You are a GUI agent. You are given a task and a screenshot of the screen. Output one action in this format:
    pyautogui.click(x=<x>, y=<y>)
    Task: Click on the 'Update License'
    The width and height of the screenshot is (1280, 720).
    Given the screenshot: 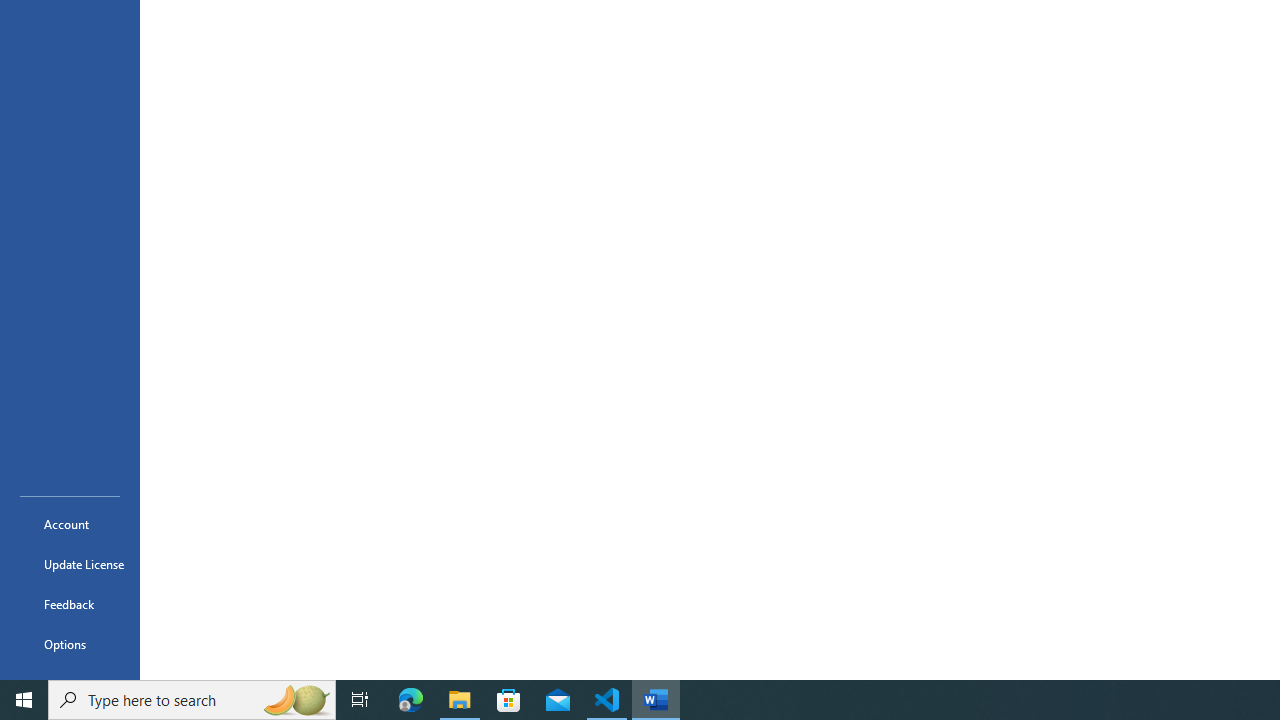 What is the action you would take?
    pyautogui.click(x=69, y=564)
    